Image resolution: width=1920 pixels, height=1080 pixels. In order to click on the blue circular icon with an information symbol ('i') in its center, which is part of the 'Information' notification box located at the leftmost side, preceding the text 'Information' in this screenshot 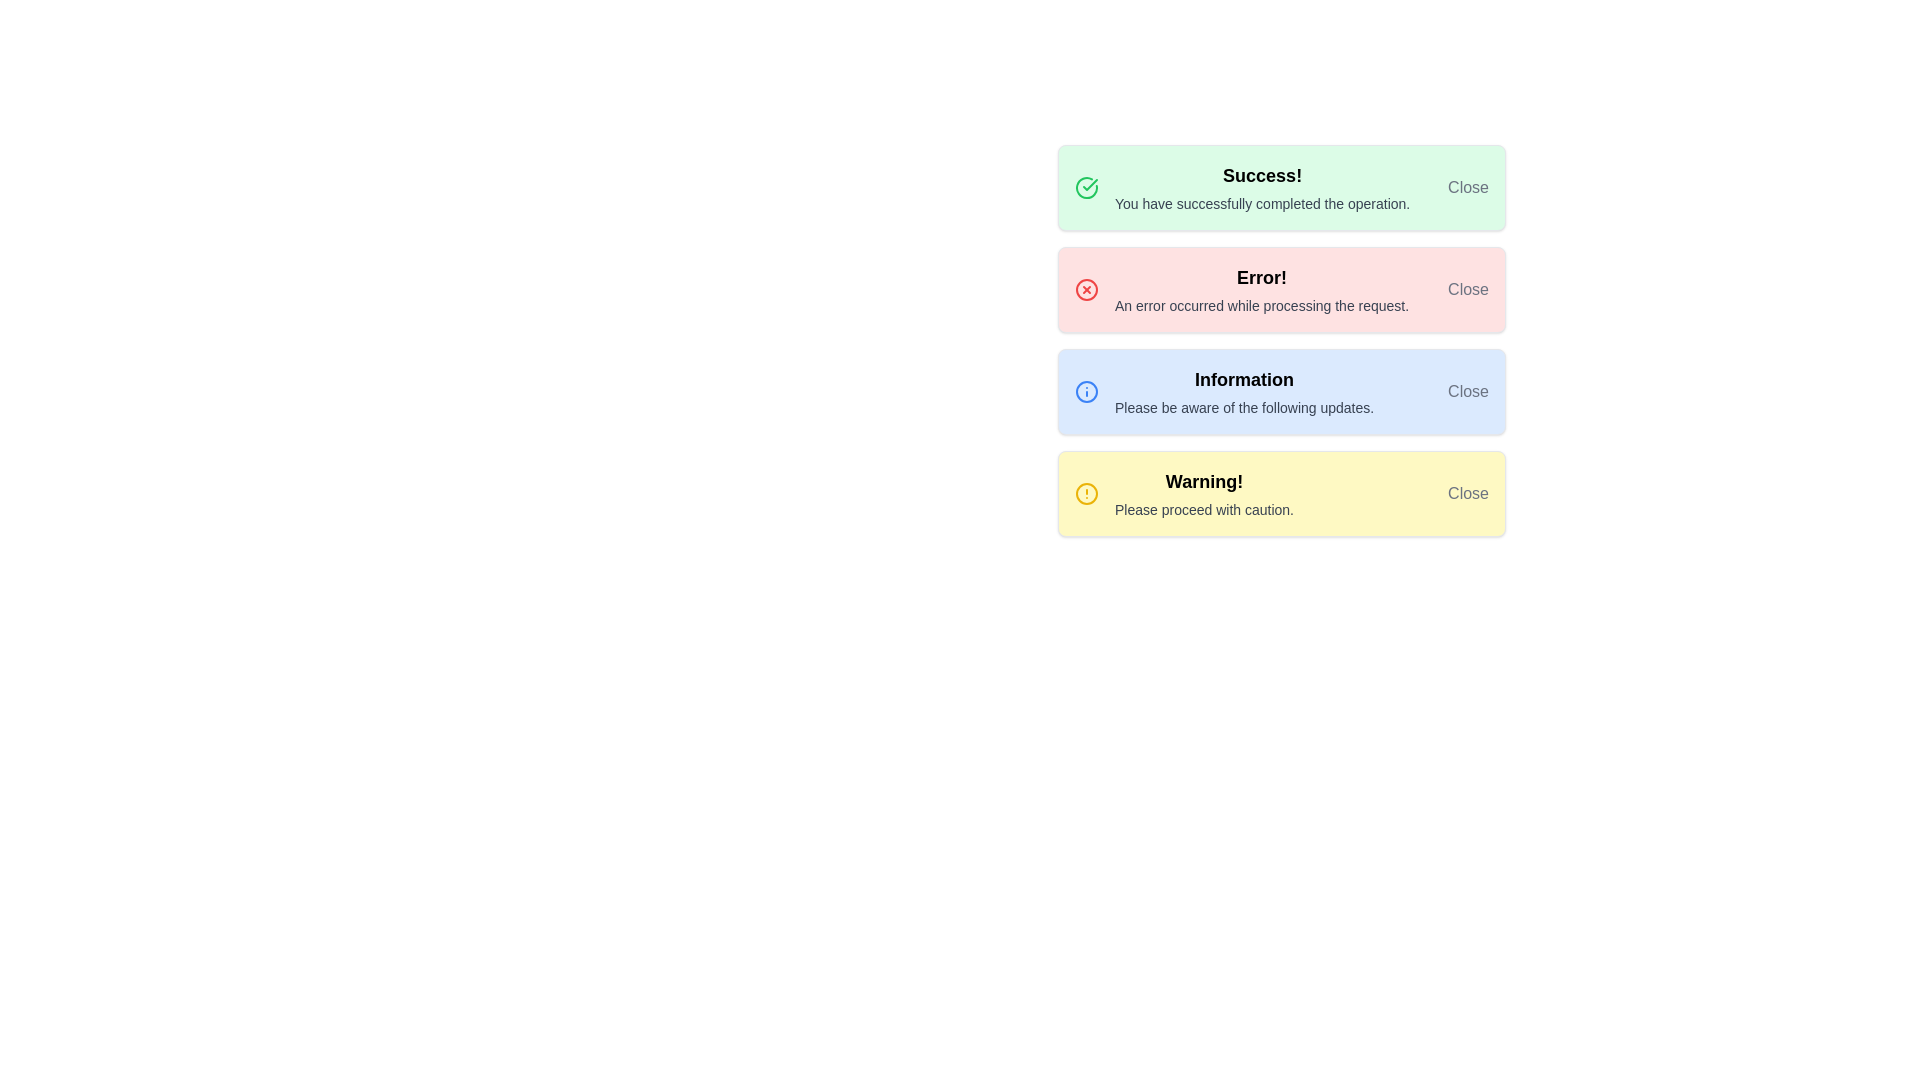, I will do `click(1085, 392)`.